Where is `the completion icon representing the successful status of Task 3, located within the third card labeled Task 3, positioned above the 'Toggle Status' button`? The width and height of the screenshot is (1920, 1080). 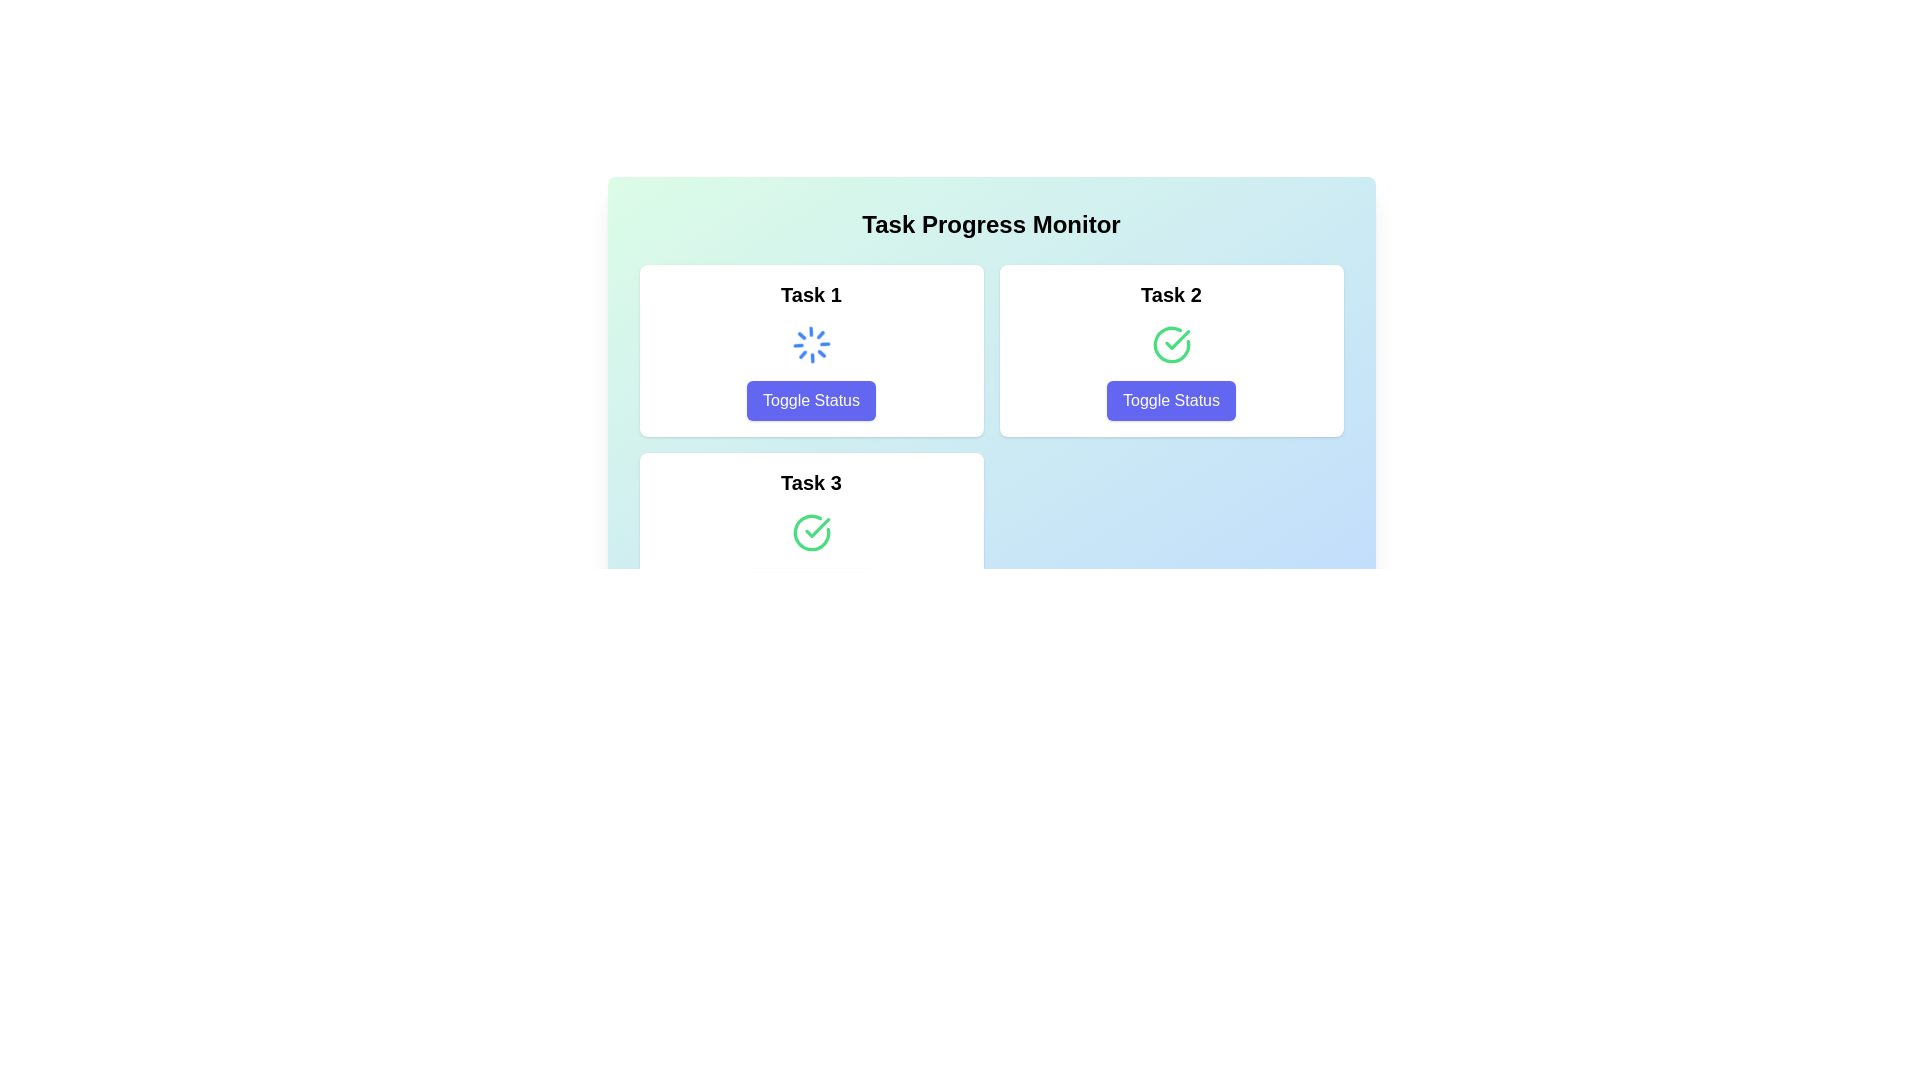 the completion icon representing the successful status of Task 3, located within the third card labeled Task 3, positioned above the 'Toggle Status' button is located at coordinates (817, 527).